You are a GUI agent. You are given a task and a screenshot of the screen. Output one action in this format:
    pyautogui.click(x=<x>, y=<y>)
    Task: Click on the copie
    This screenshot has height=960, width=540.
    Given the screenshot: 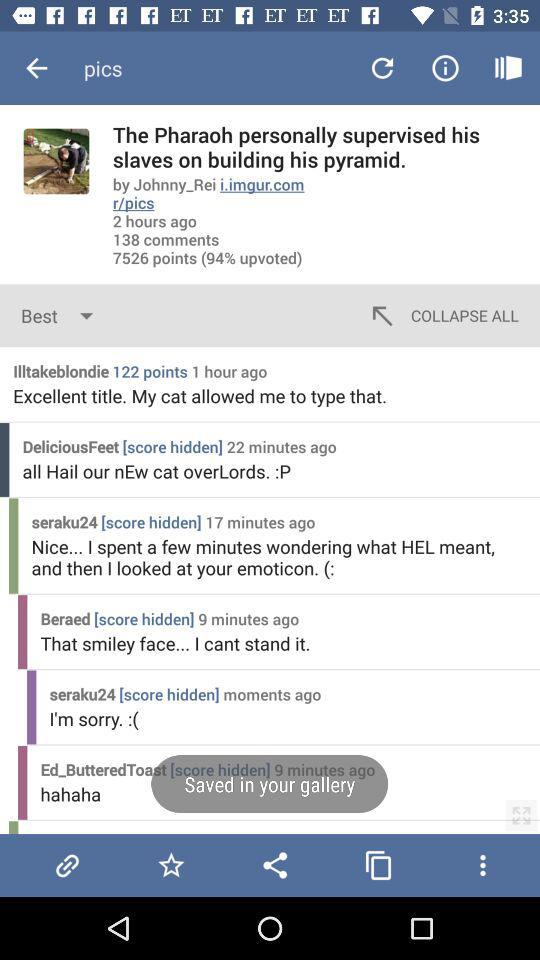 What is the action you would take?
    pyautogui.click(x=378, y=864)
    